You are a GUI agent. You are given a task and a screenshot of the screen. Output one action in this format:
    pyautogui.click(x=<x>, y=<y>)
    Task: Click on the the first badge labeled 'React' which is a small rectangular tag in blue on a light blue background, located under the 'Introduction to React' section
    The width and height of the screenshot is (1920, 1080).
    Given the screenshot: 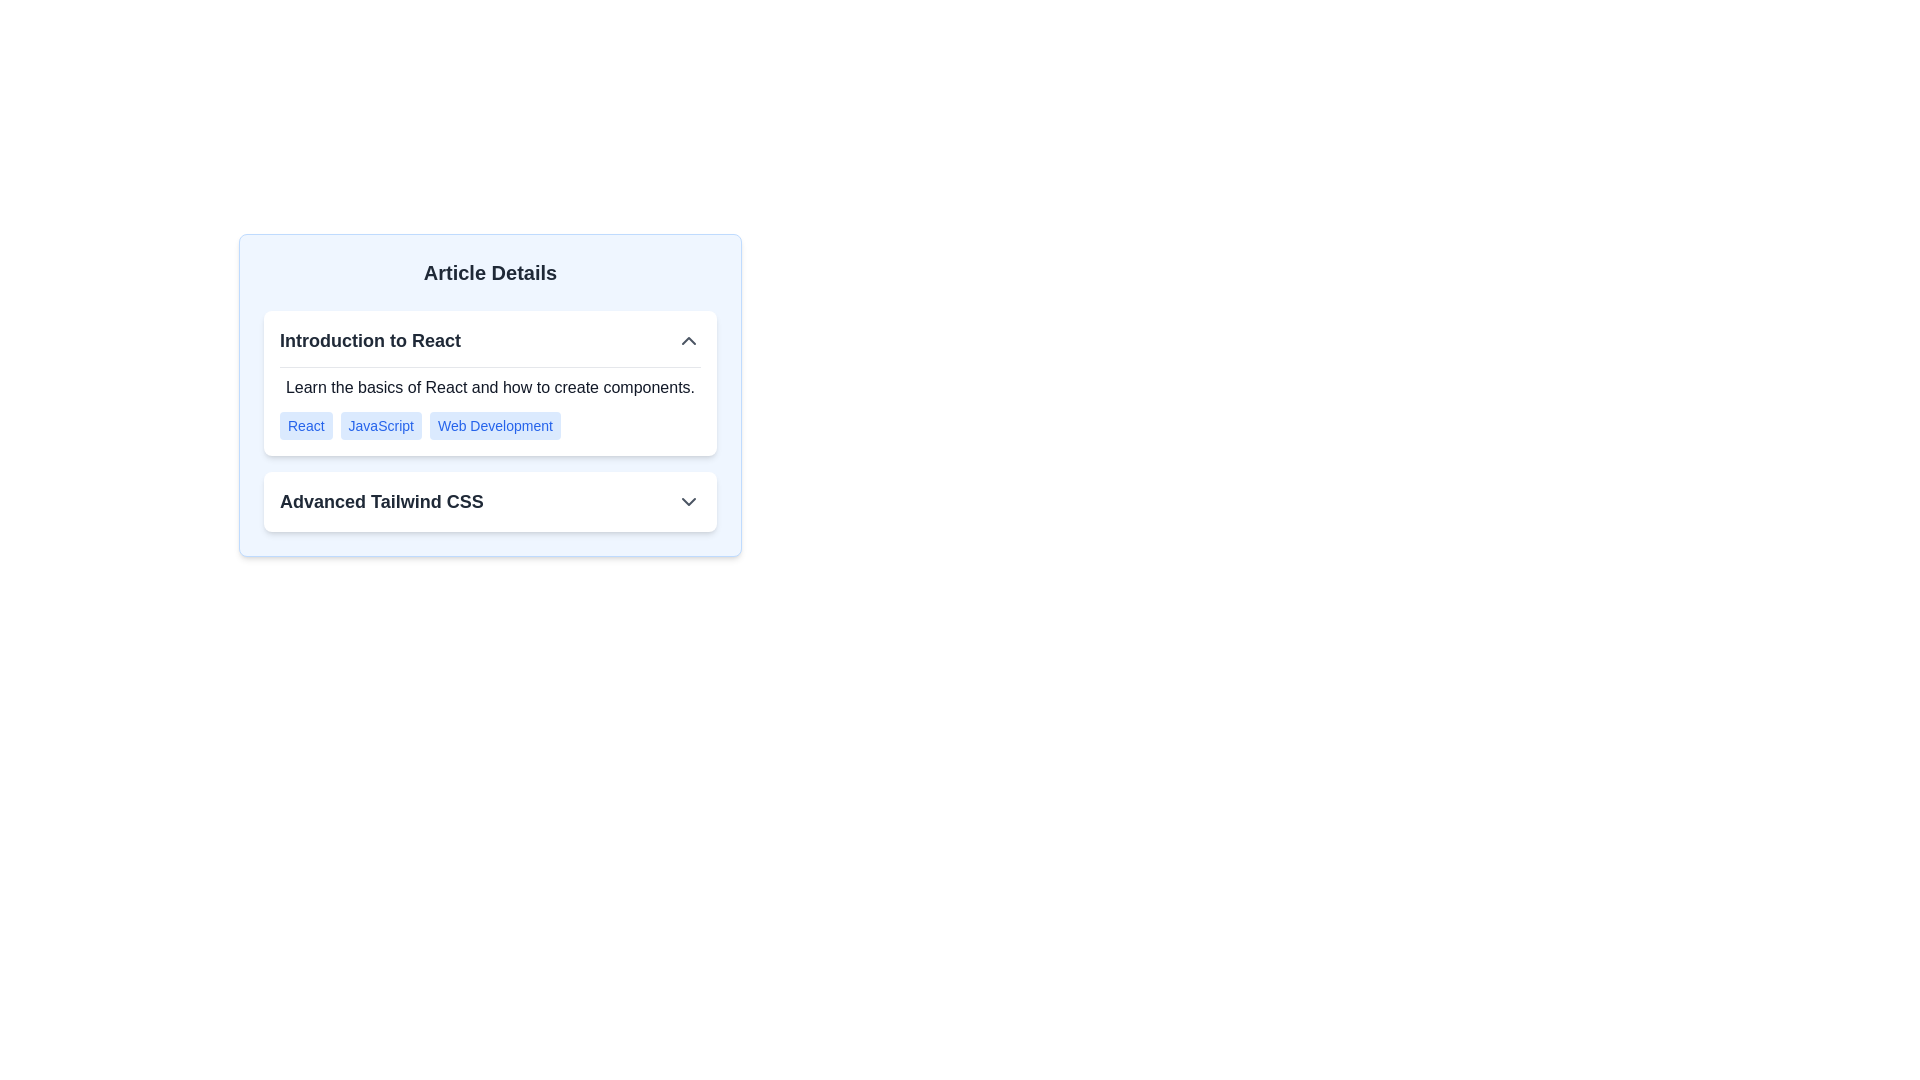 What is the action you would take?
    pyautogui.click(x=305, y=424)
    